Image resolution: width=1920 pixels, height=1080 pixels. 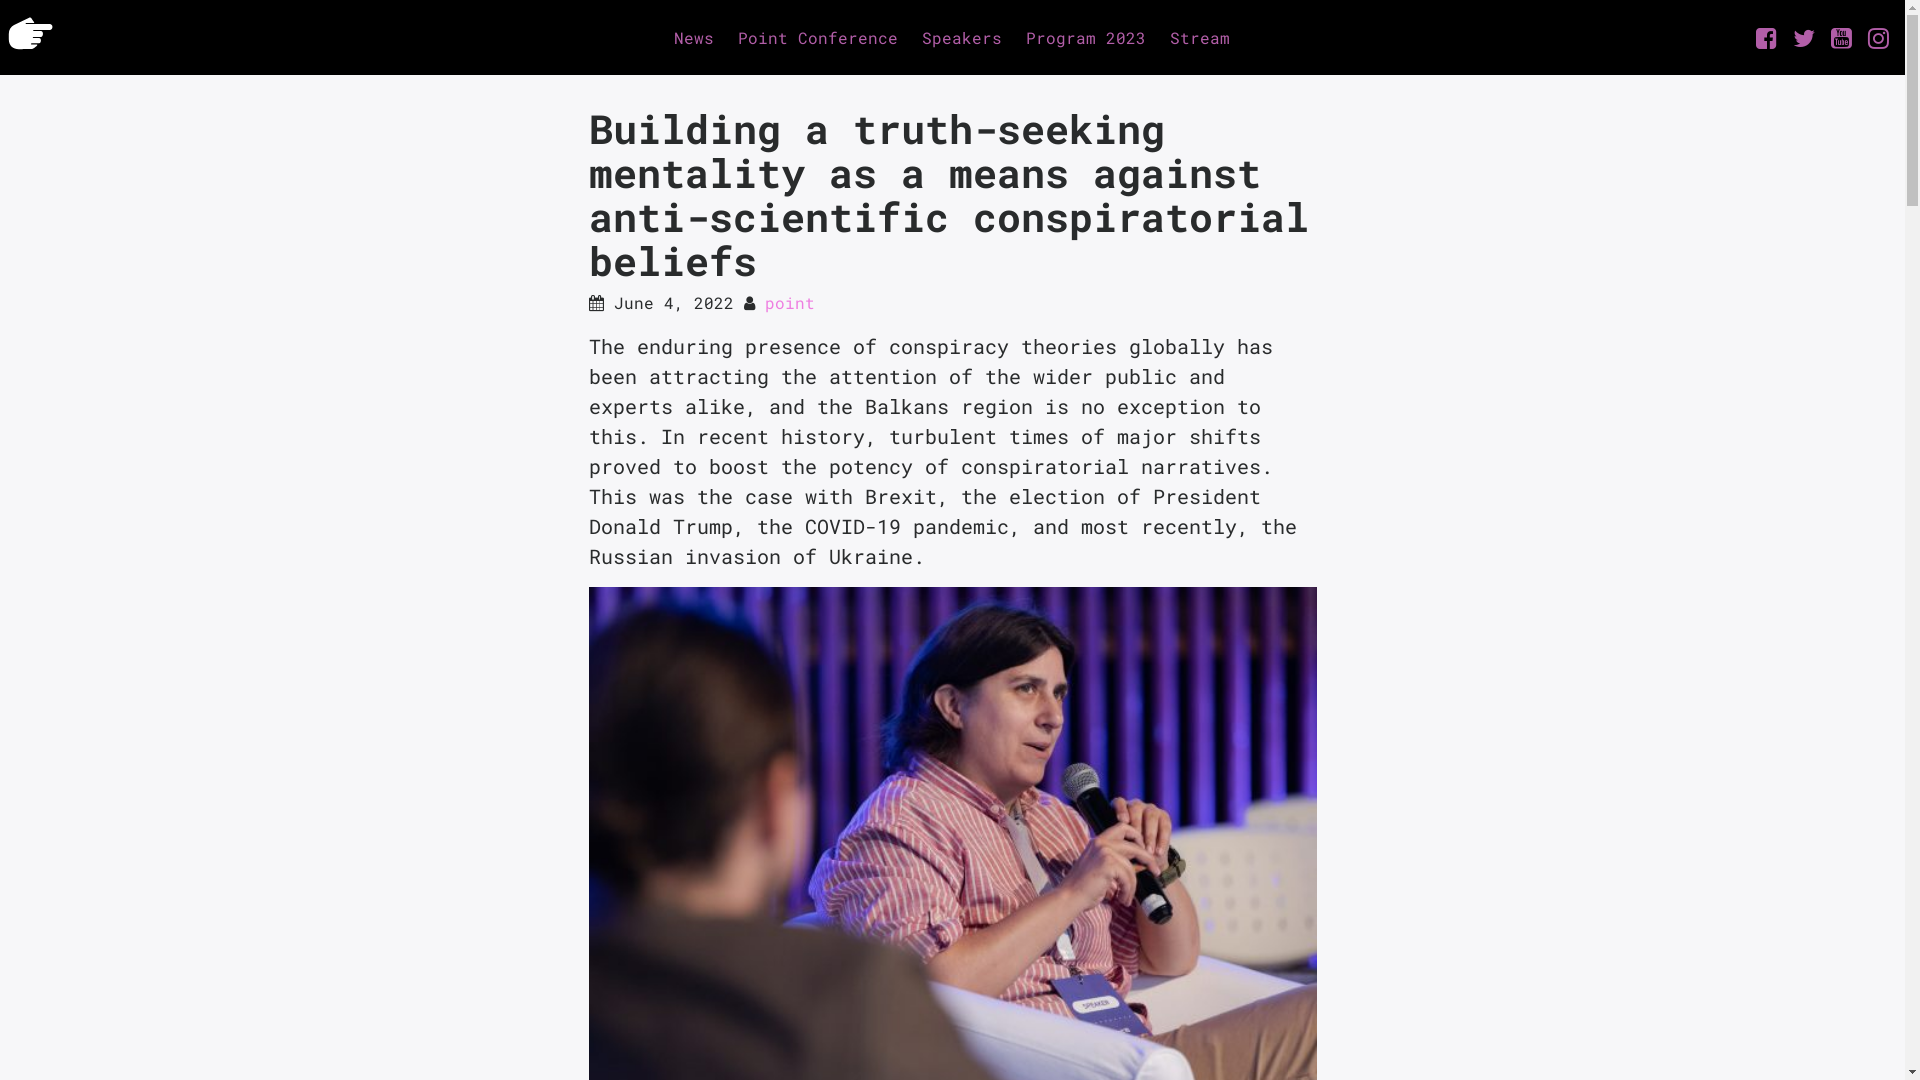 I want to click on 'Speakers', so click(x=961, y=37).